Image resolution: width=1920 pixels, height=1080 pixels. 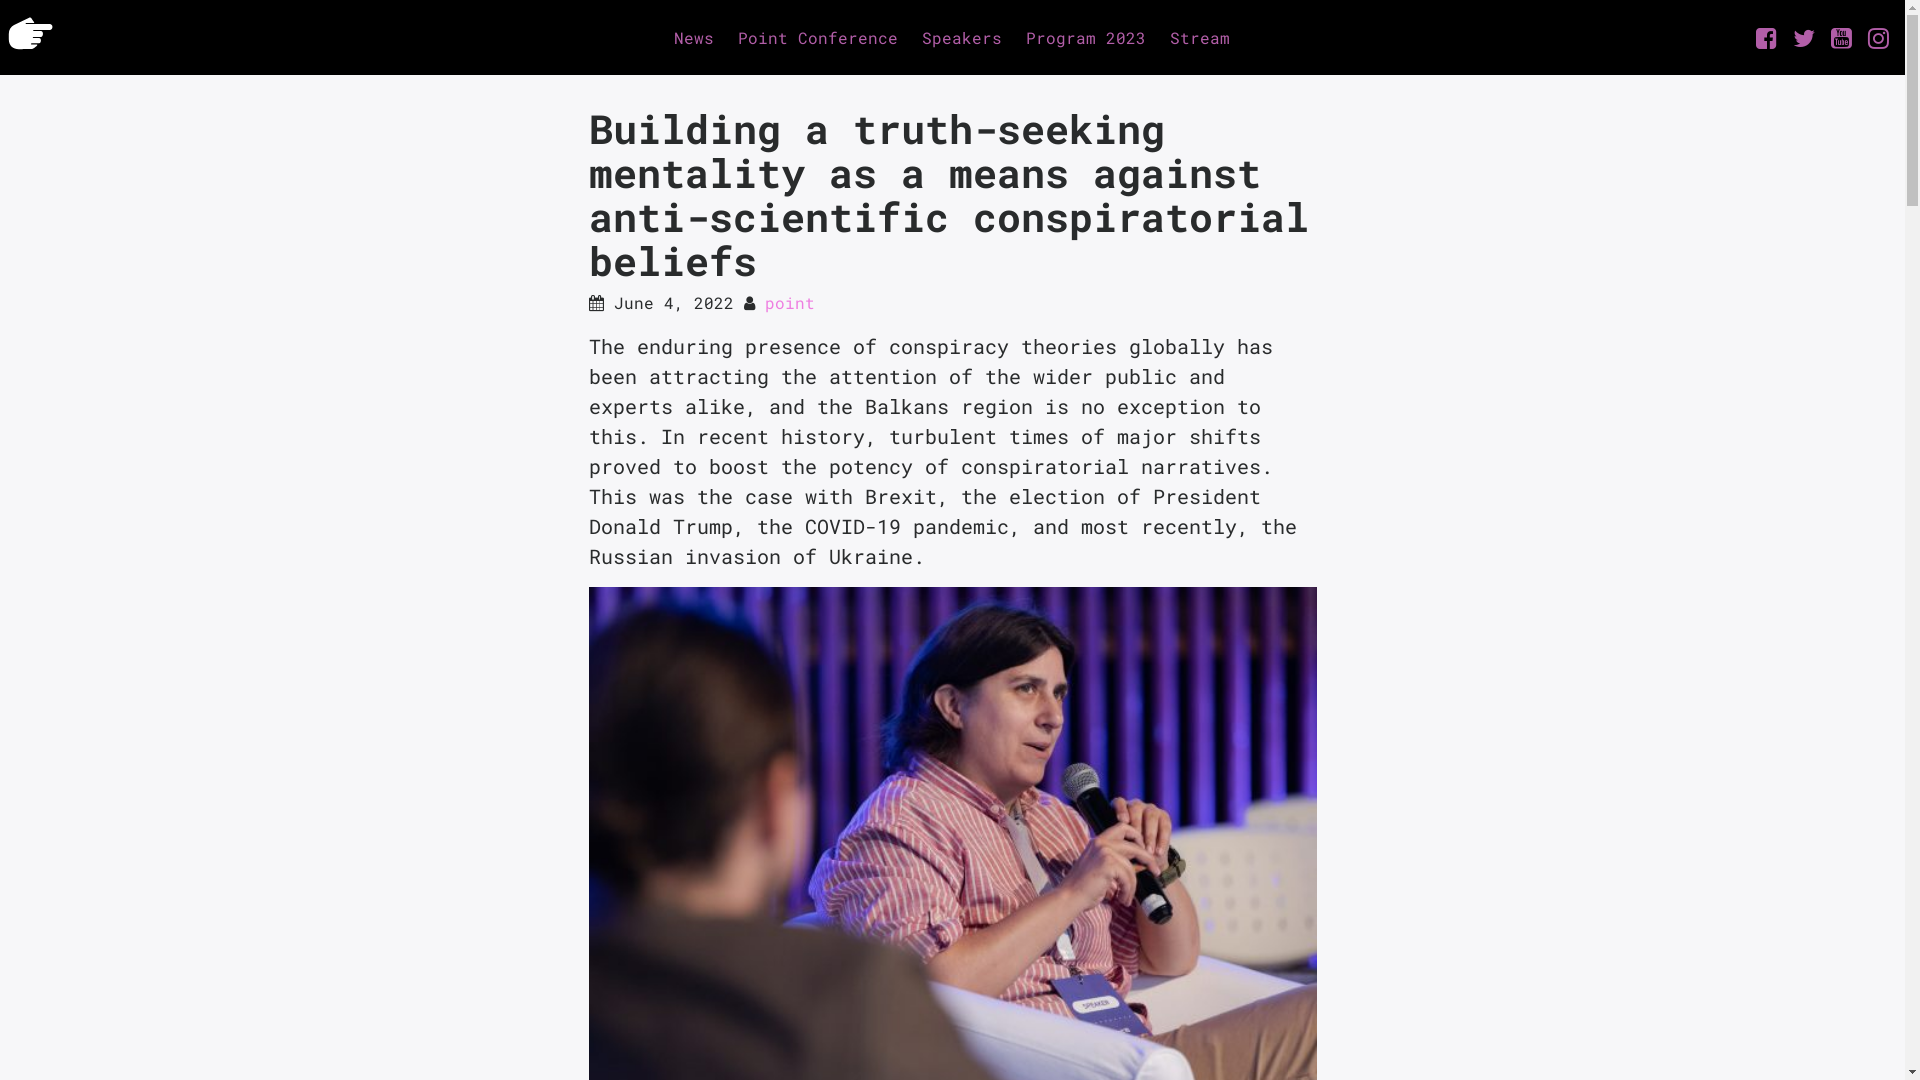 I want to click on 'Speakers', so click(x=961, y=37).